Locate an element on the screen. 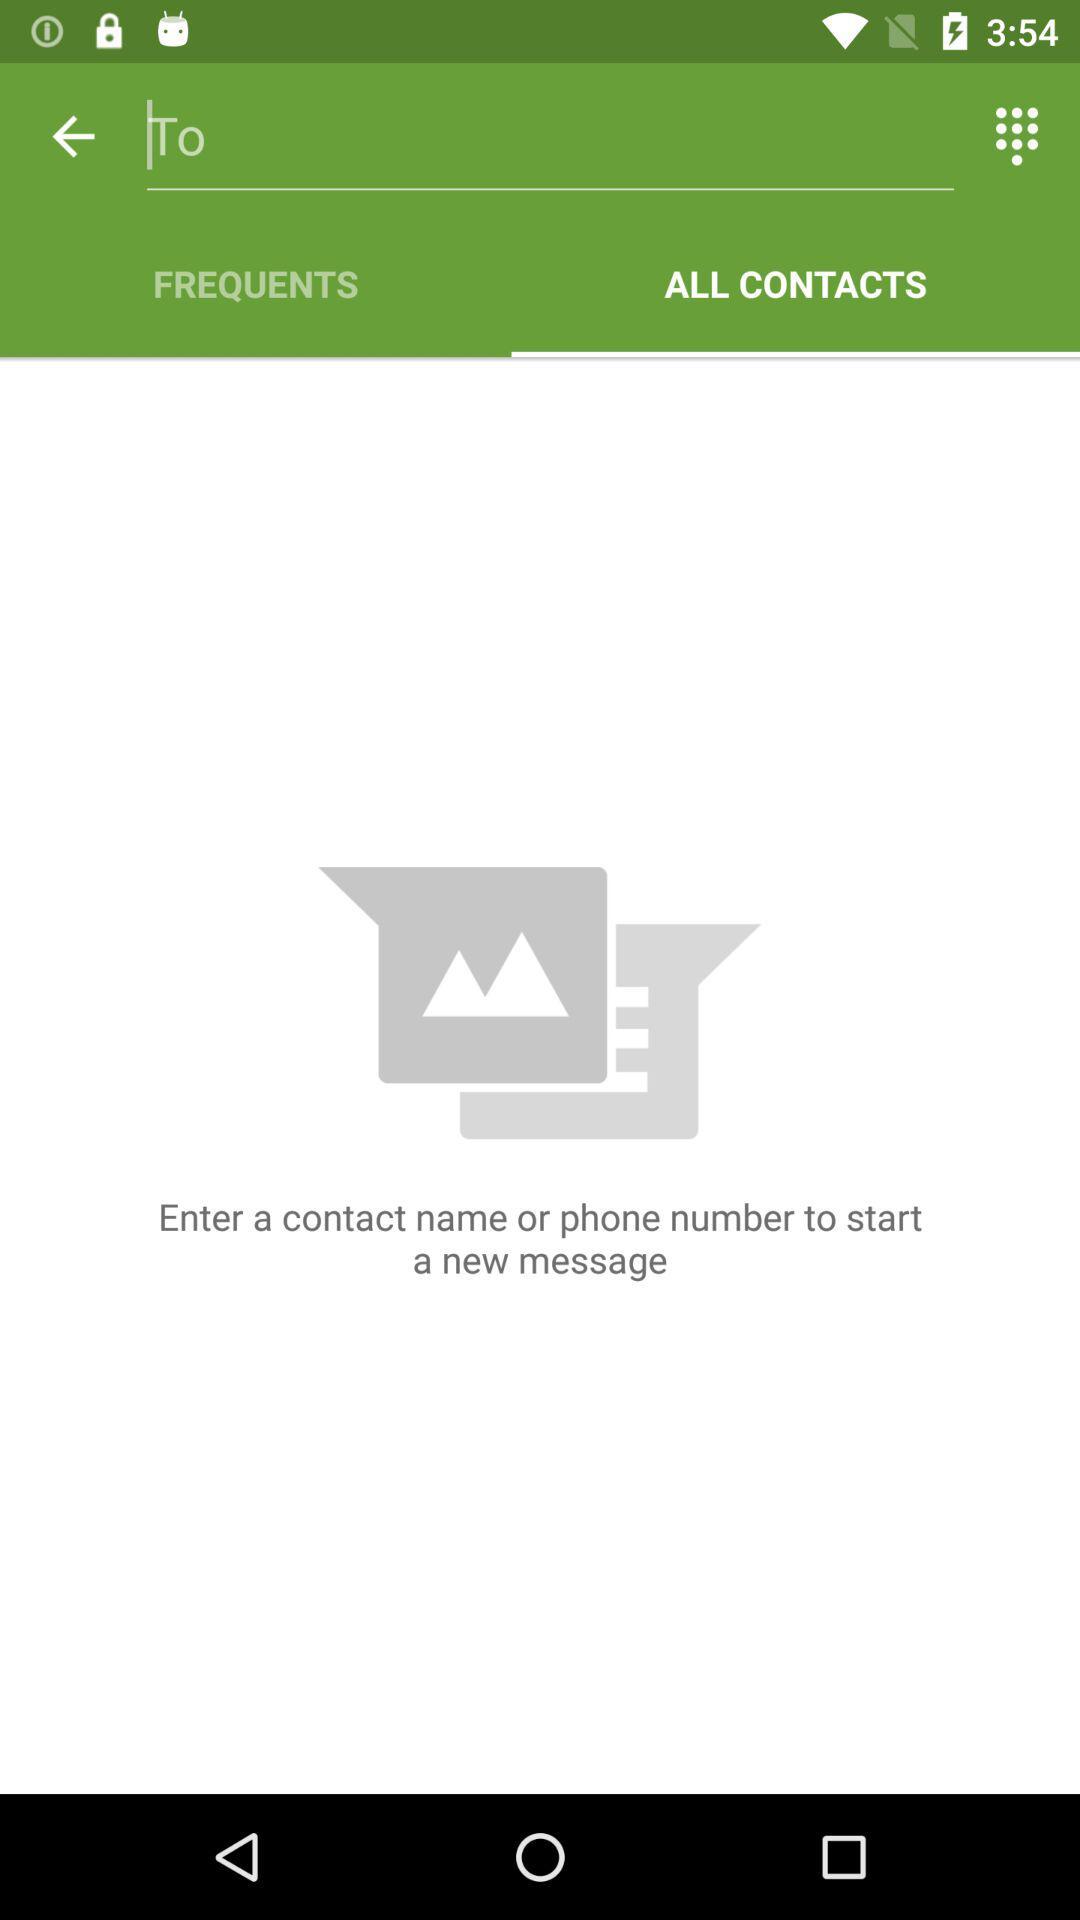 The height and width of the screenshot is (1920, 1080). item next to all contacts app is located at coordinates (254, 282).